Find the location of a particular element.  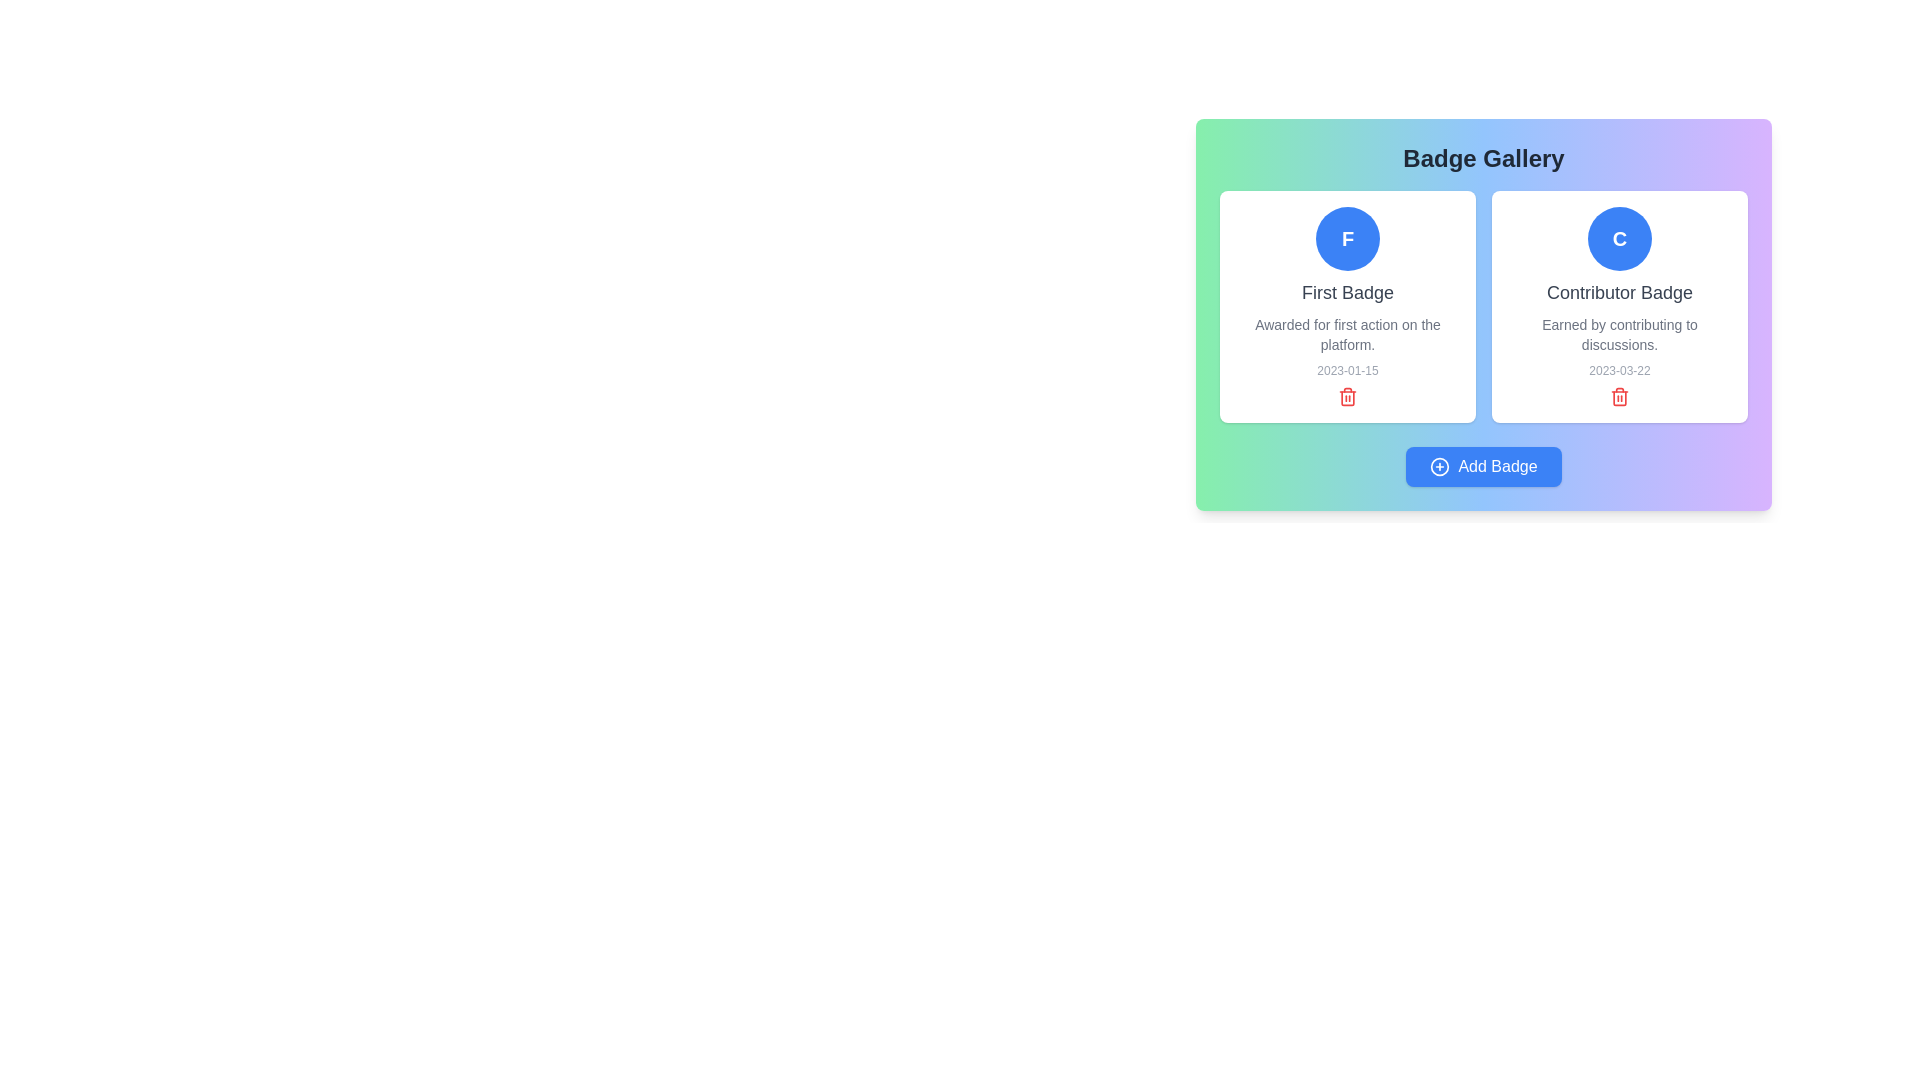

the small text label displaying the date '2023-01-15' located at the bottom of the left badge card in the 'Badge Gallery' section is located at coordinates (1348, 370).